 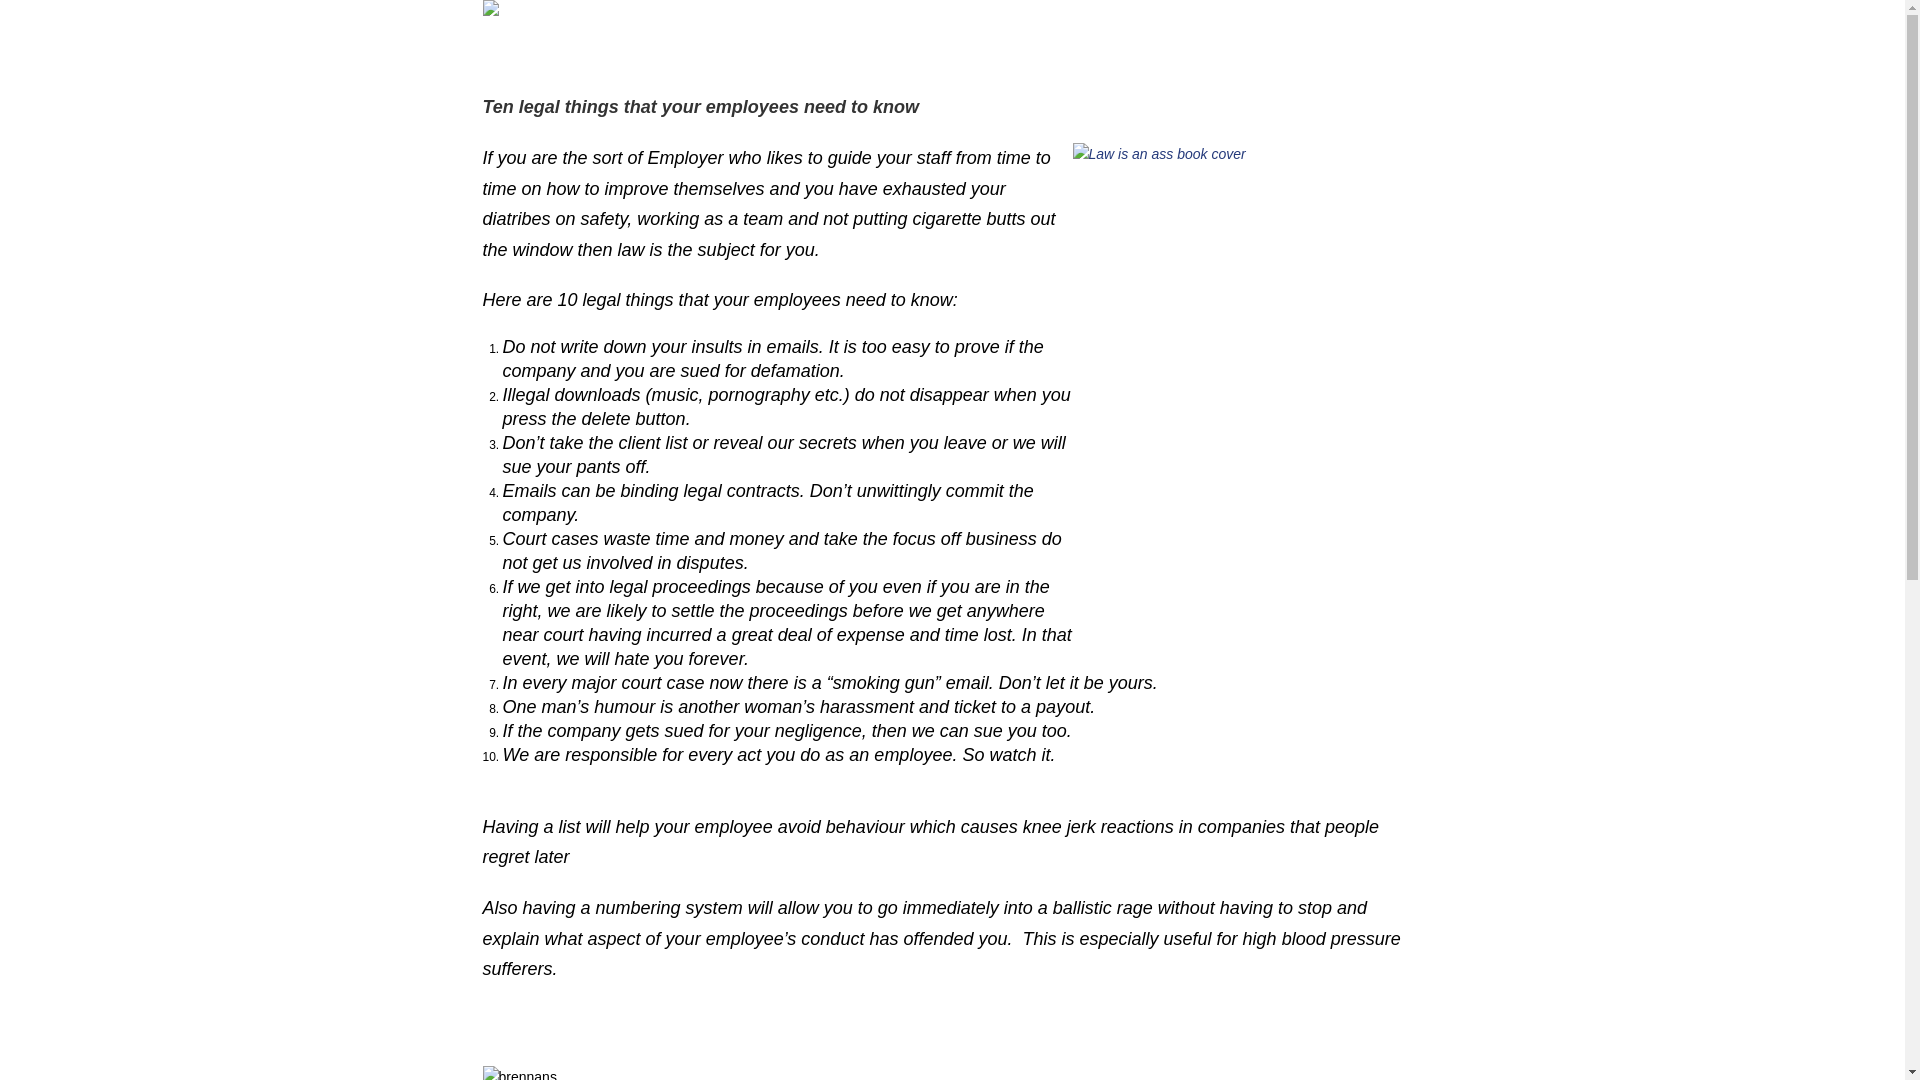 What do you see at coordinates (1019, 42) in the screenshot?
I see `'About'` at bounding box center [1019, 42].